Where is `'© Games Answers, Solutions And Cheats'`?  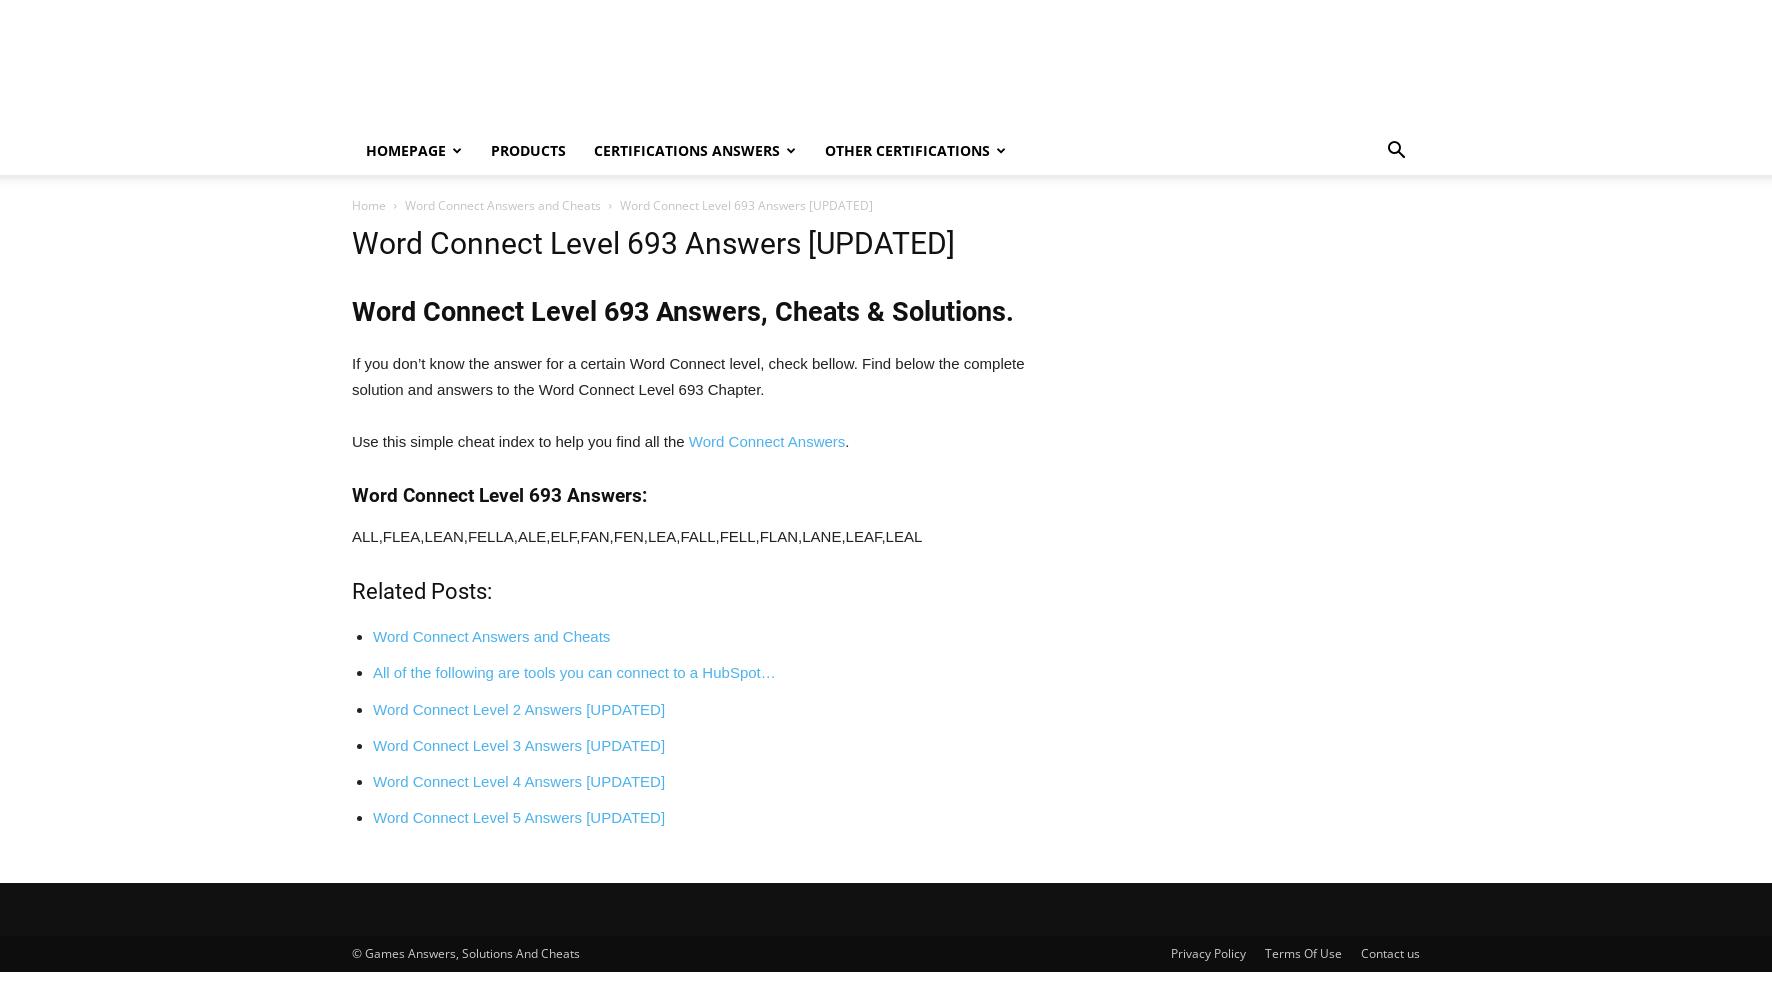 '© Games Answers, Solutions And Cheats' is located at coordinates (465, 951).